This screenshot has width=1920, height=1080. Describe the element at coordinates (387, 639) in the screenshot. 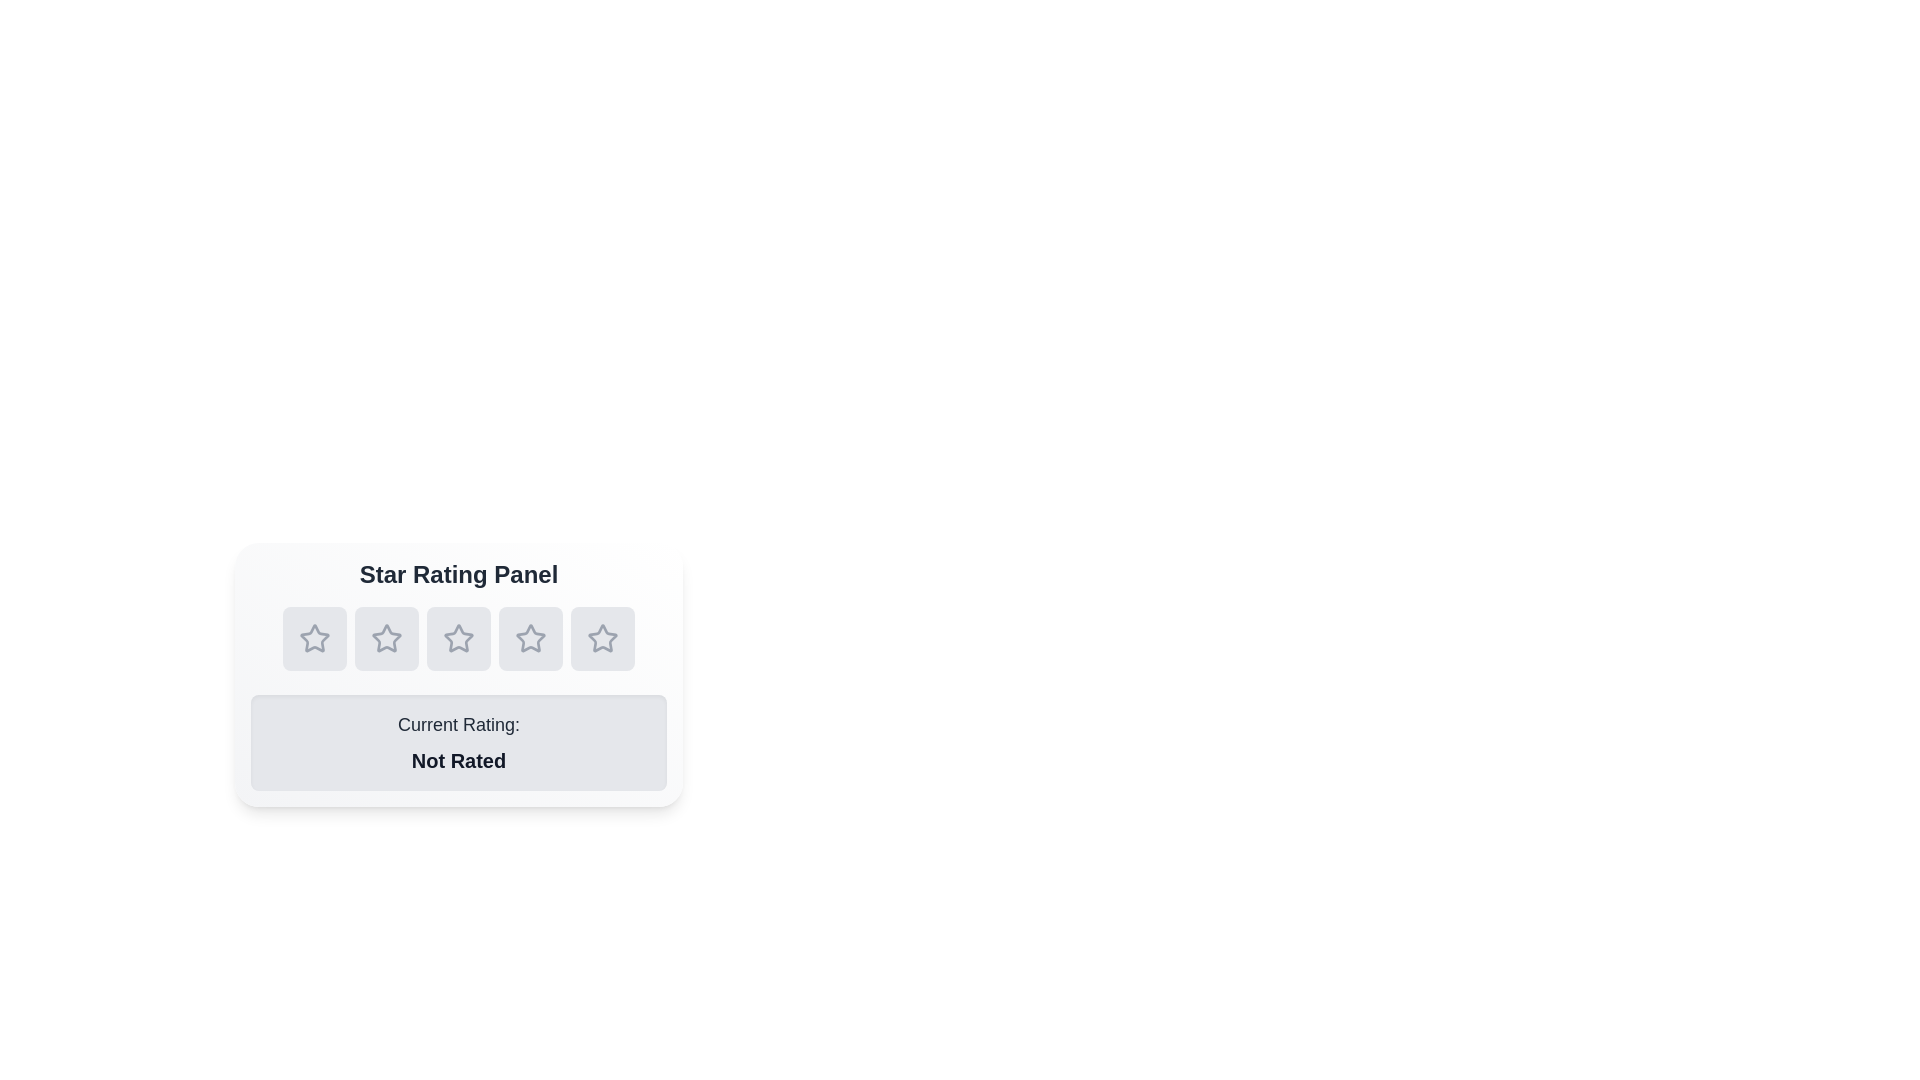

I see `the second interactive star rating button, which is a rounded rectangle filled with light gray and contains a gray outlined star icon` at that location.